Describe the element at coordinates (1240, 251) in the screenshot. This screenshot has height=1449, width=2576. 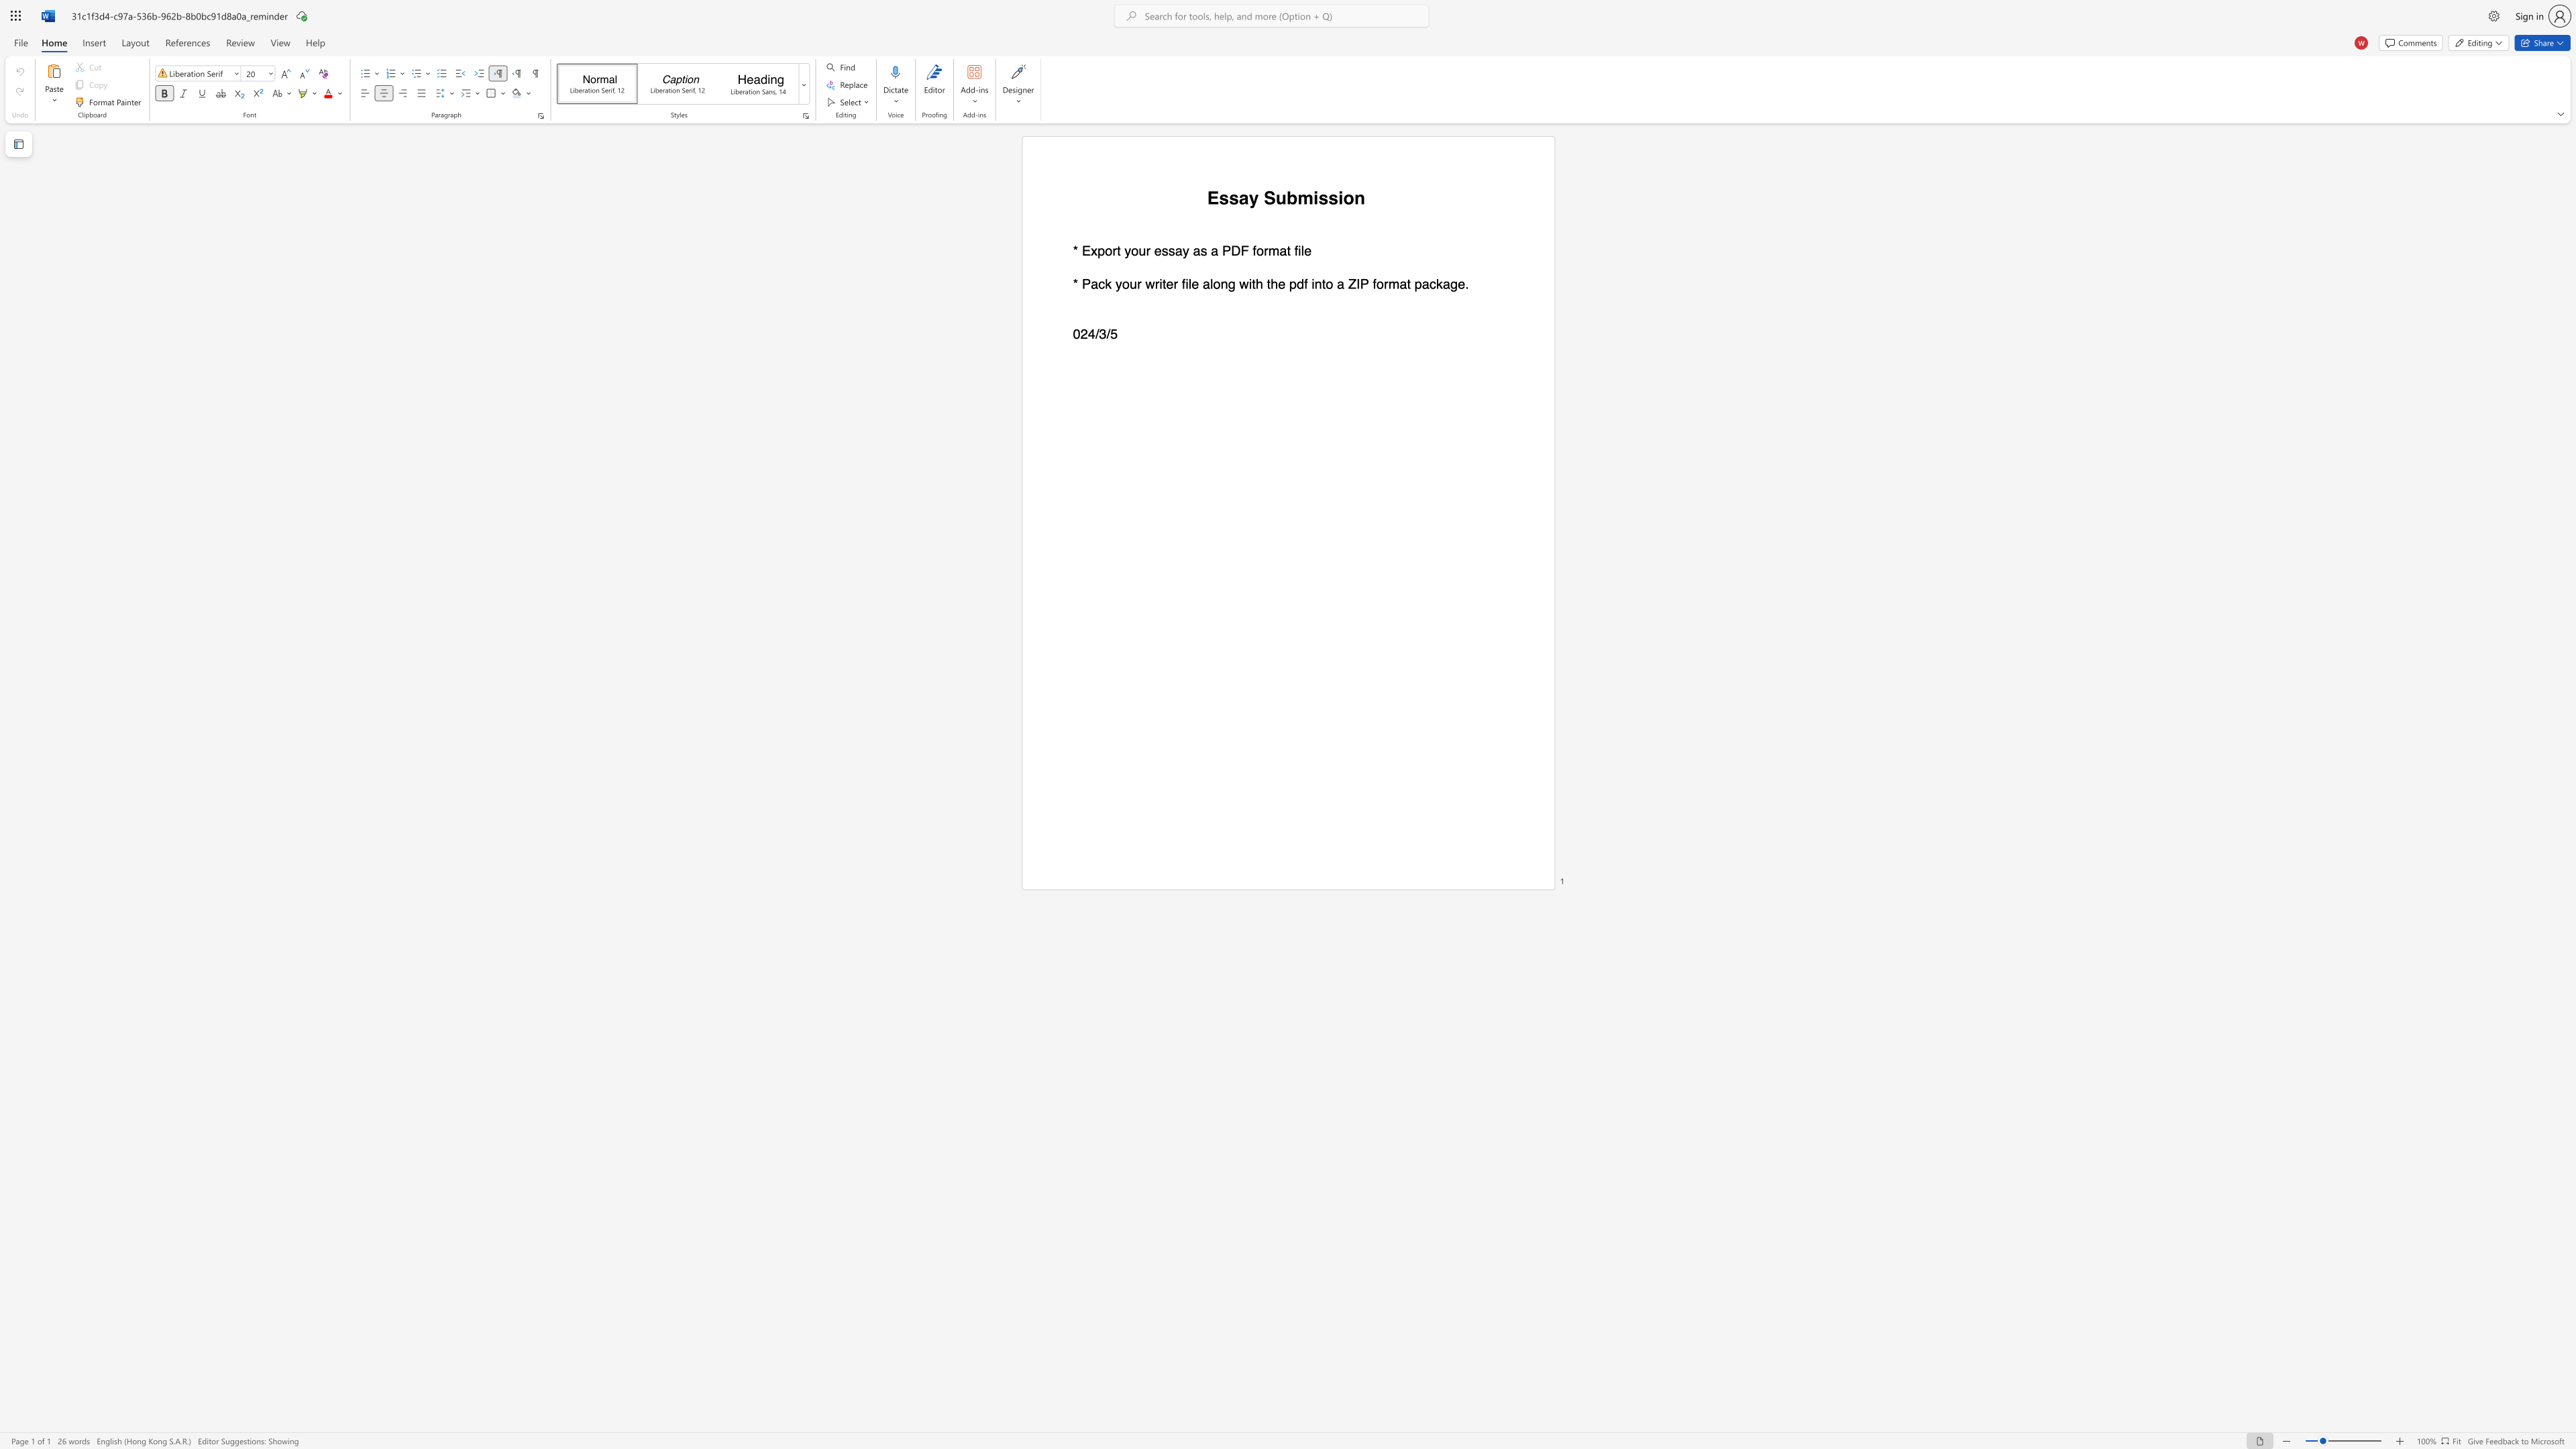
I see `the subset text "F for" within the text "a PDF format"` at that location.